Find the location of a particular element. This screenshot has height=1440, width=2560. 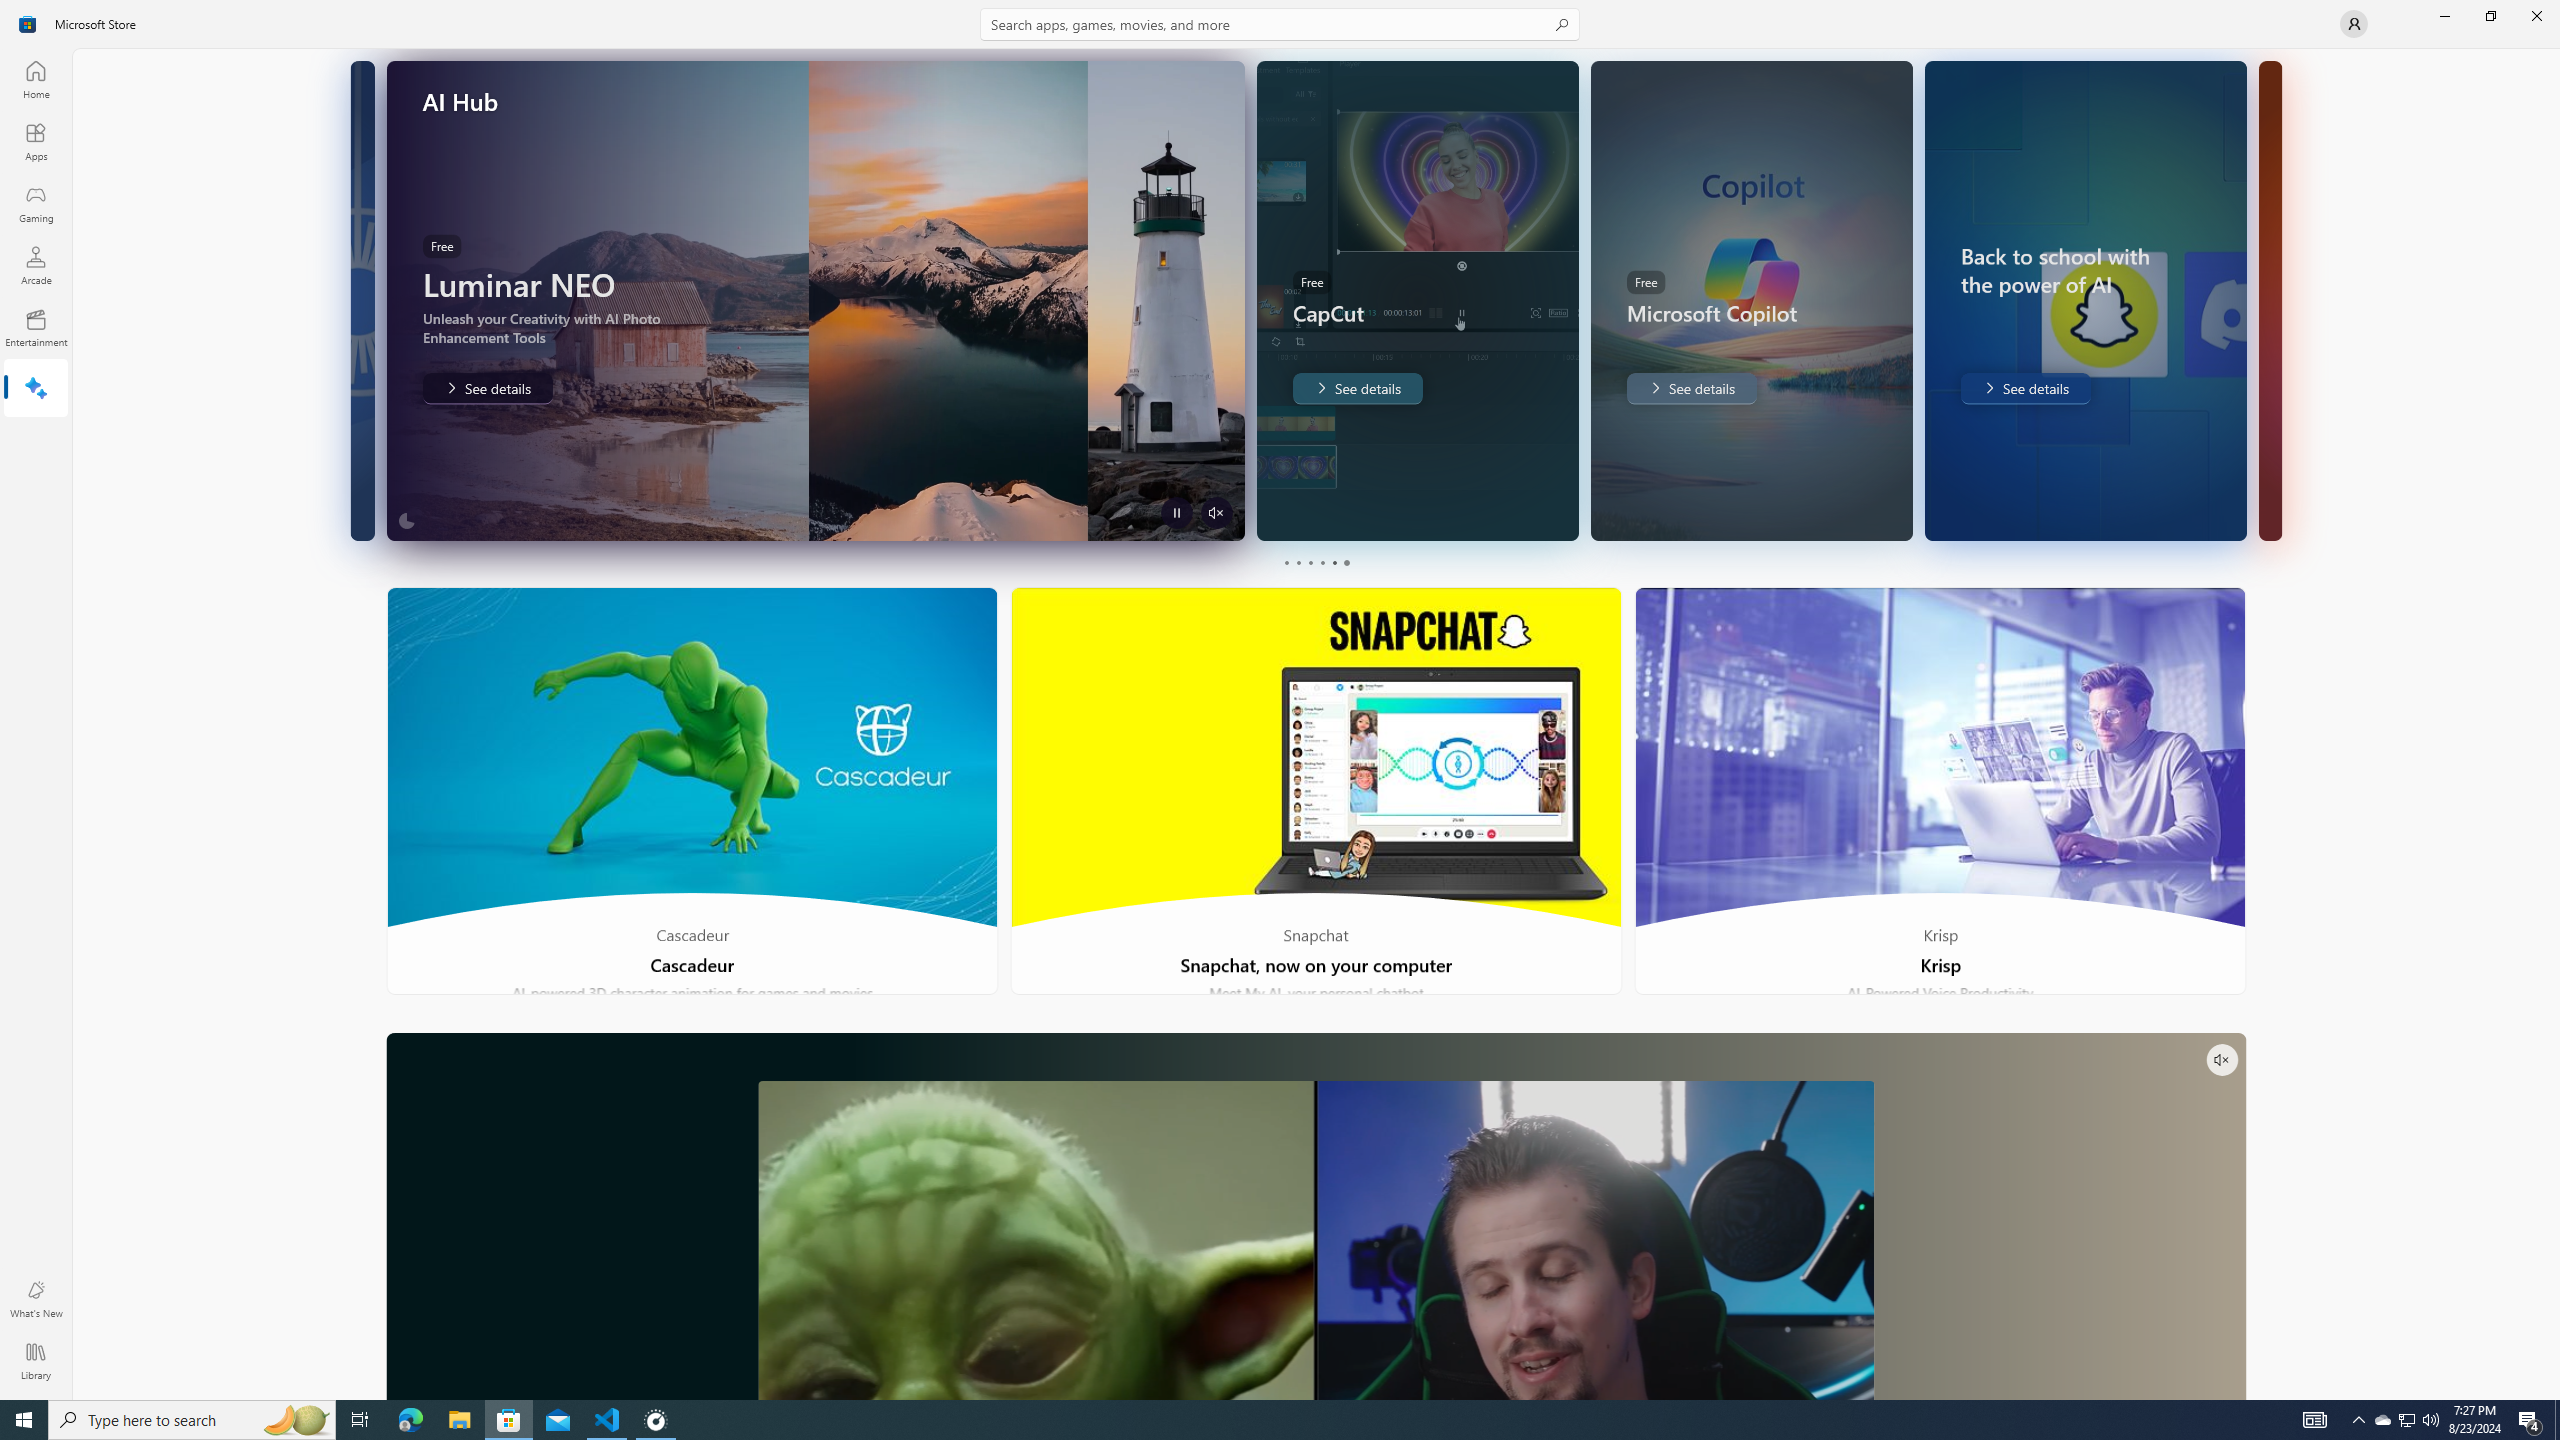

'Page 1' is located at coordinates (1285, 562).